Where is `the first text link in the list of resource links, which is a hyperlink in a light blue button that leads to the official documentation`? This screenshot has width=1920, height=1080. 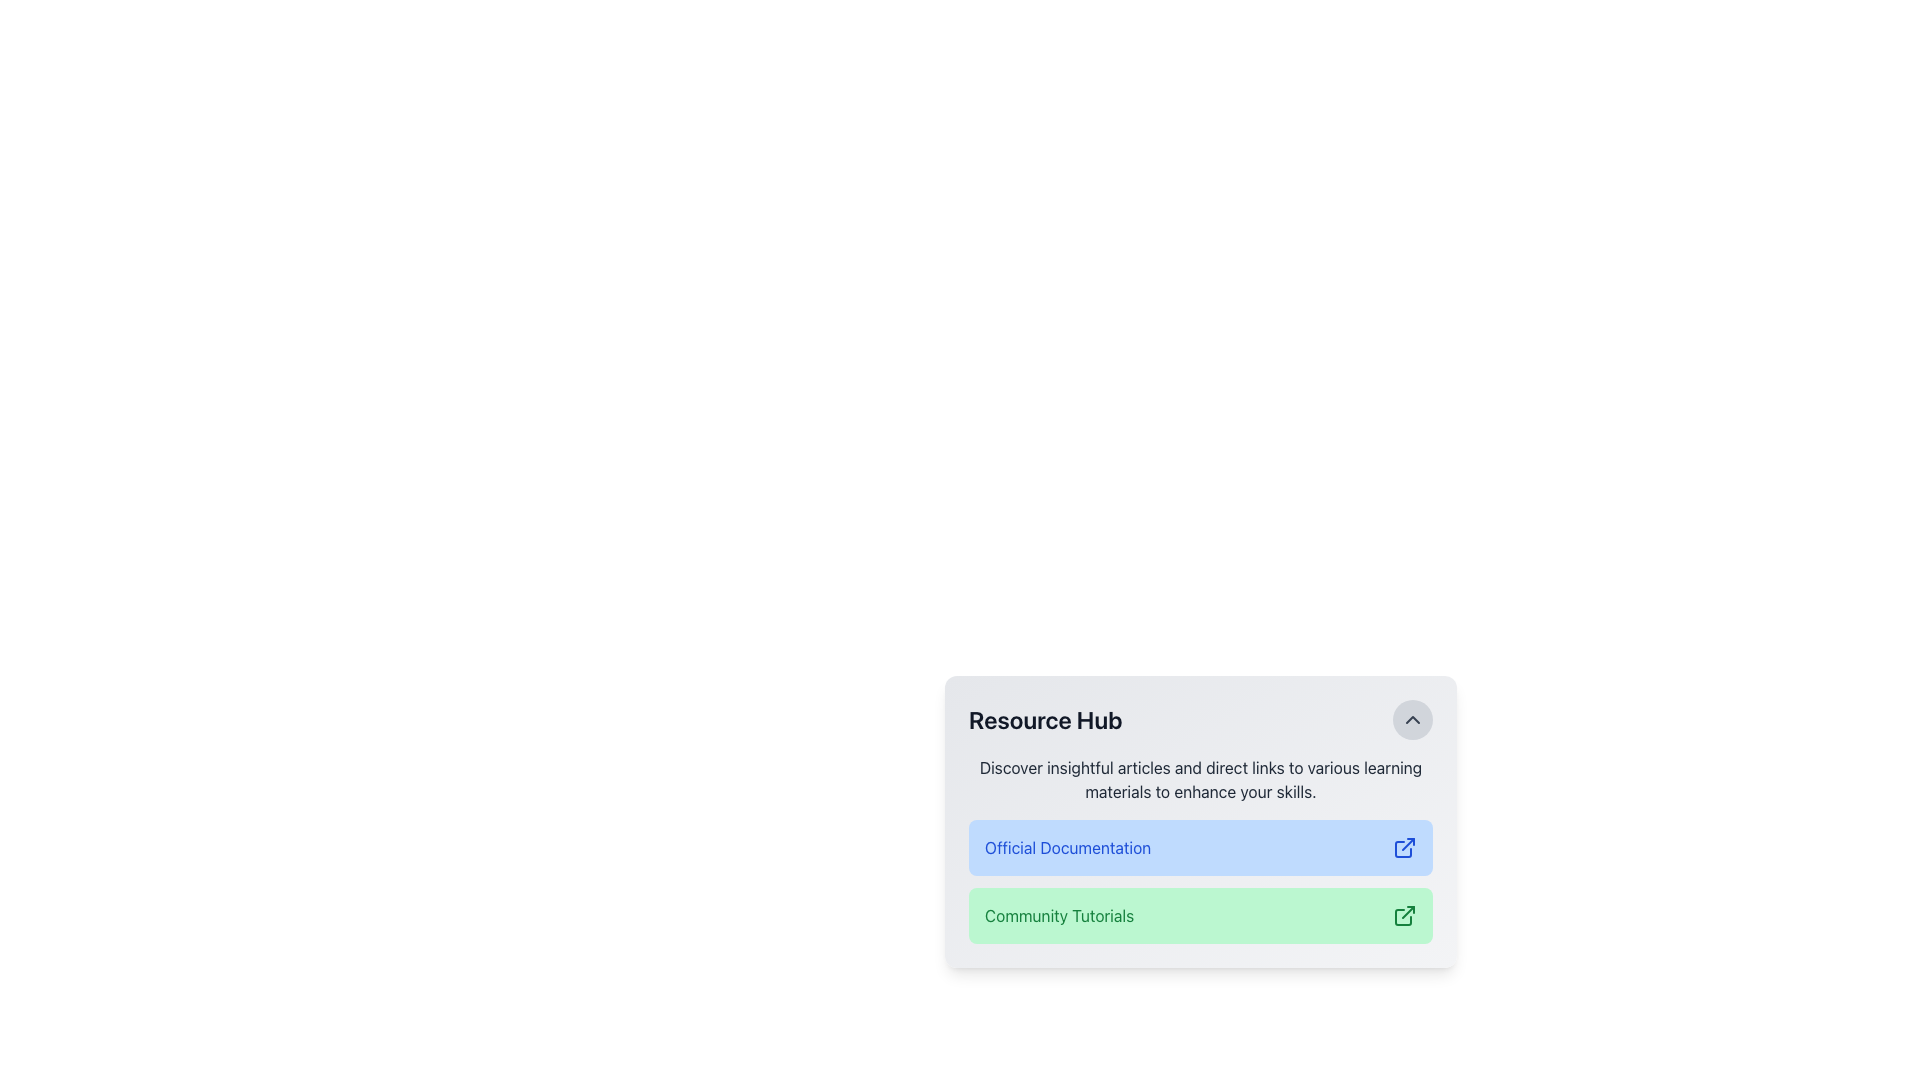 the first text link in the list of resource links, which is a hyperlink in a light blue button that leads to the official documentation is located at coordinates (1067, 848).